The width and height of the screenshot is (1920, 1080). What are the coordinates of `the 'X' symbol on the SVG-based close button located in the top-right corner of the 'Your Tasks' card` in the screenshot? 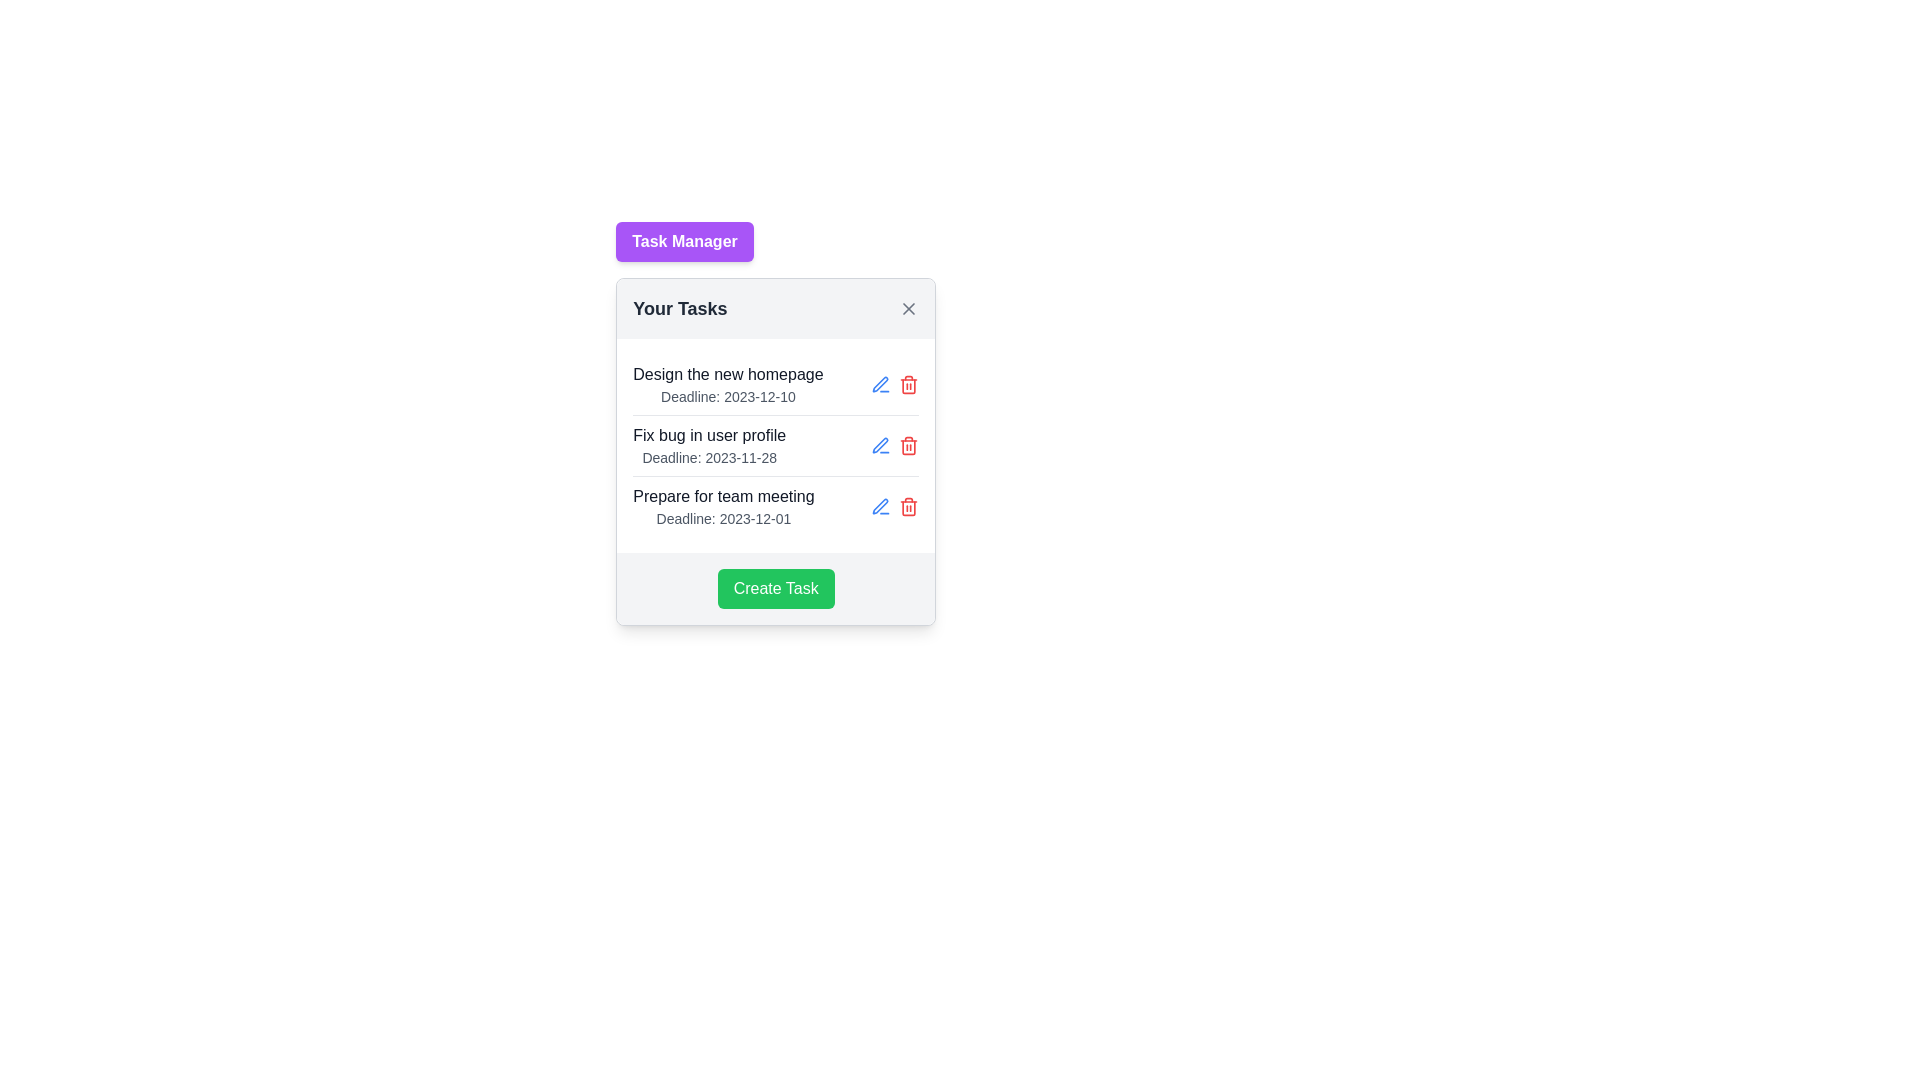 It's located at (908, 308).